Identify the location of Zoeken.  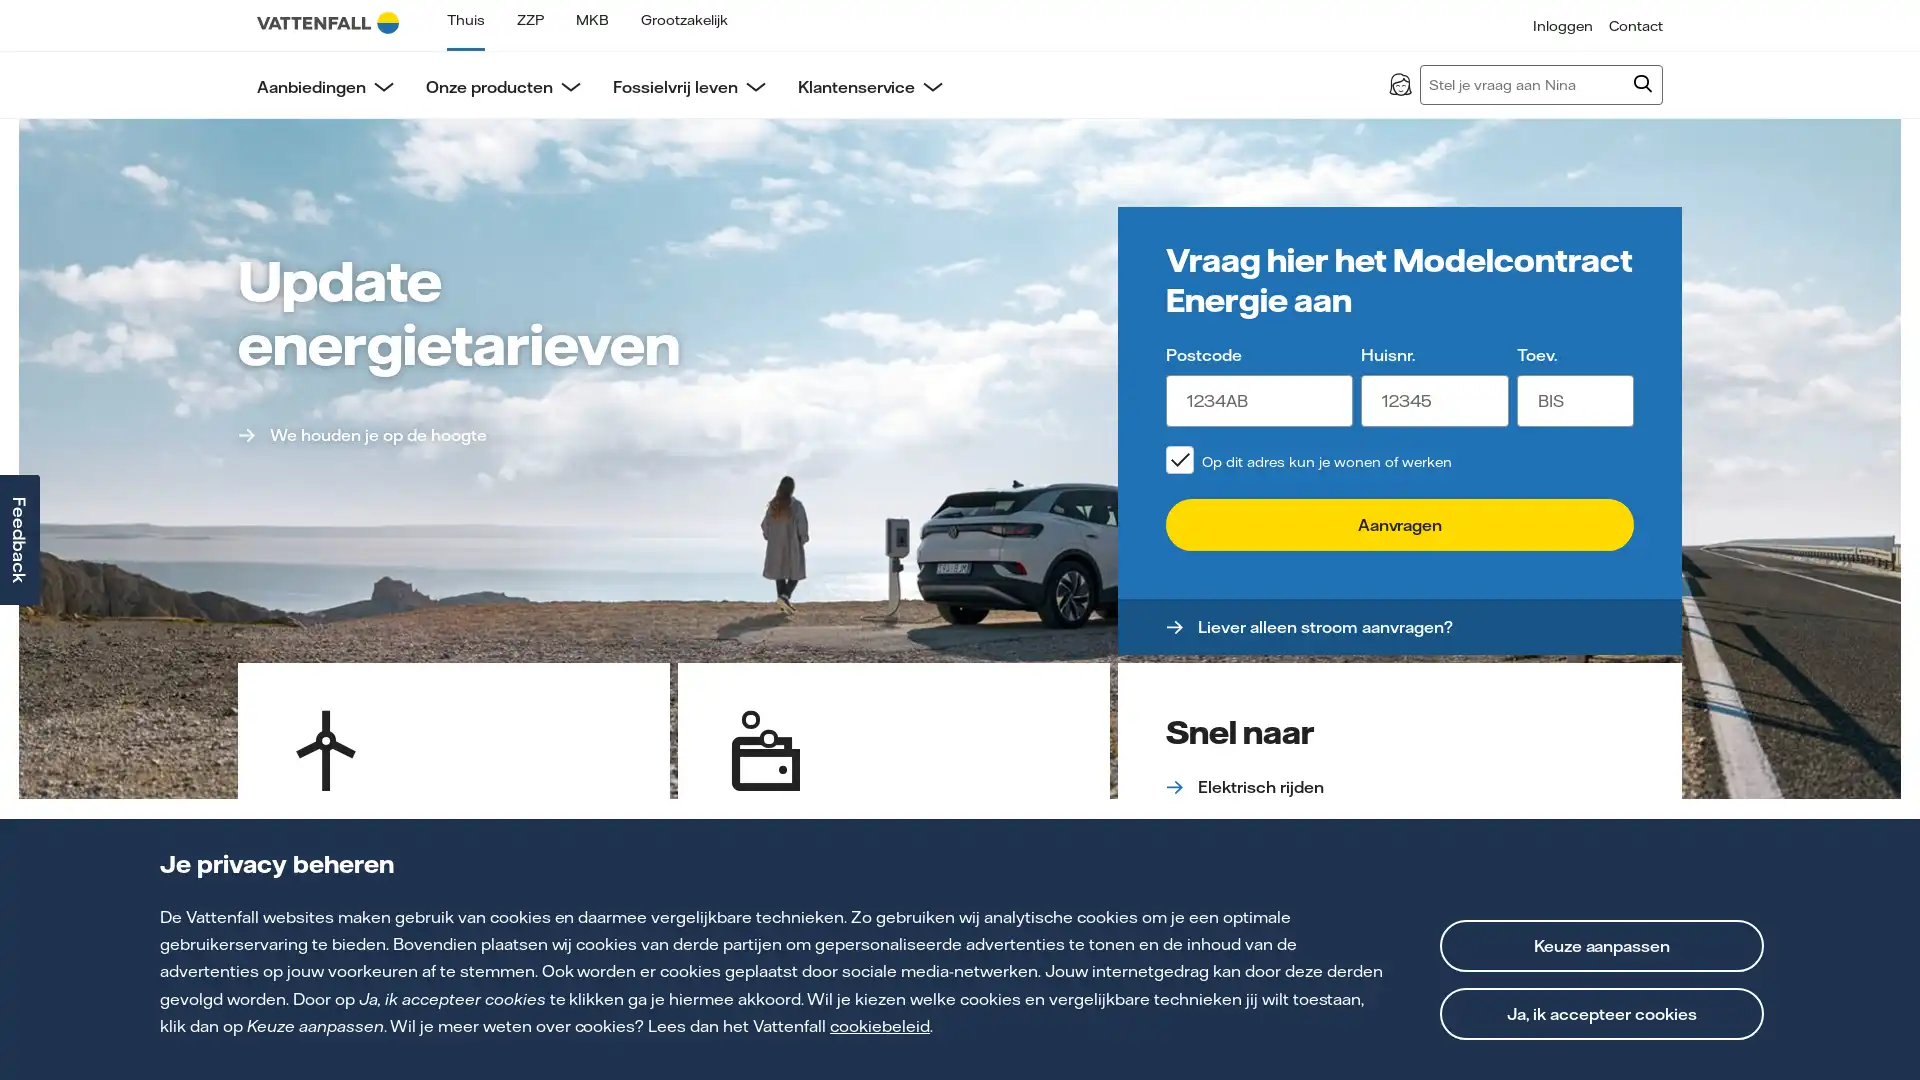
(1642, 83).